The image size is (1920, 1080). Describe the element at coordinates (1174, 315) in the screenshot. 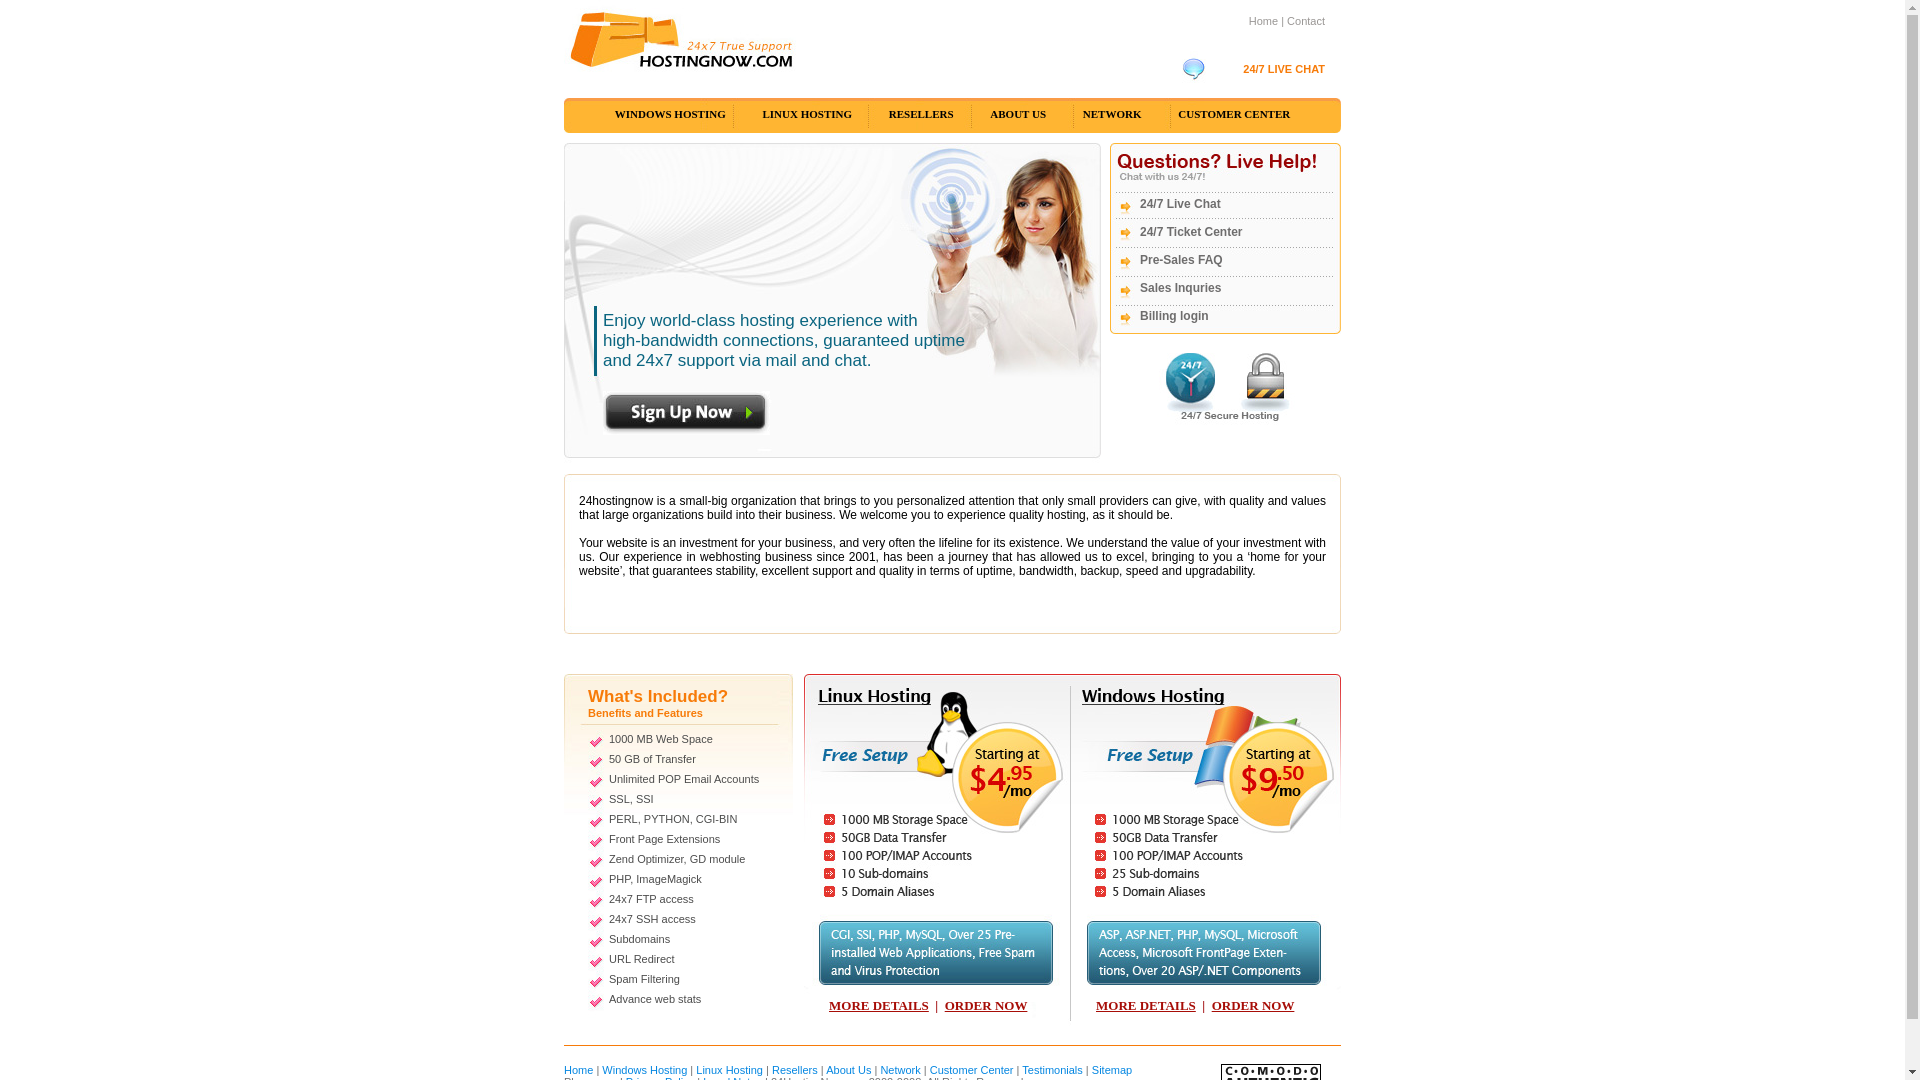

I see `'Billing login'` at that location.